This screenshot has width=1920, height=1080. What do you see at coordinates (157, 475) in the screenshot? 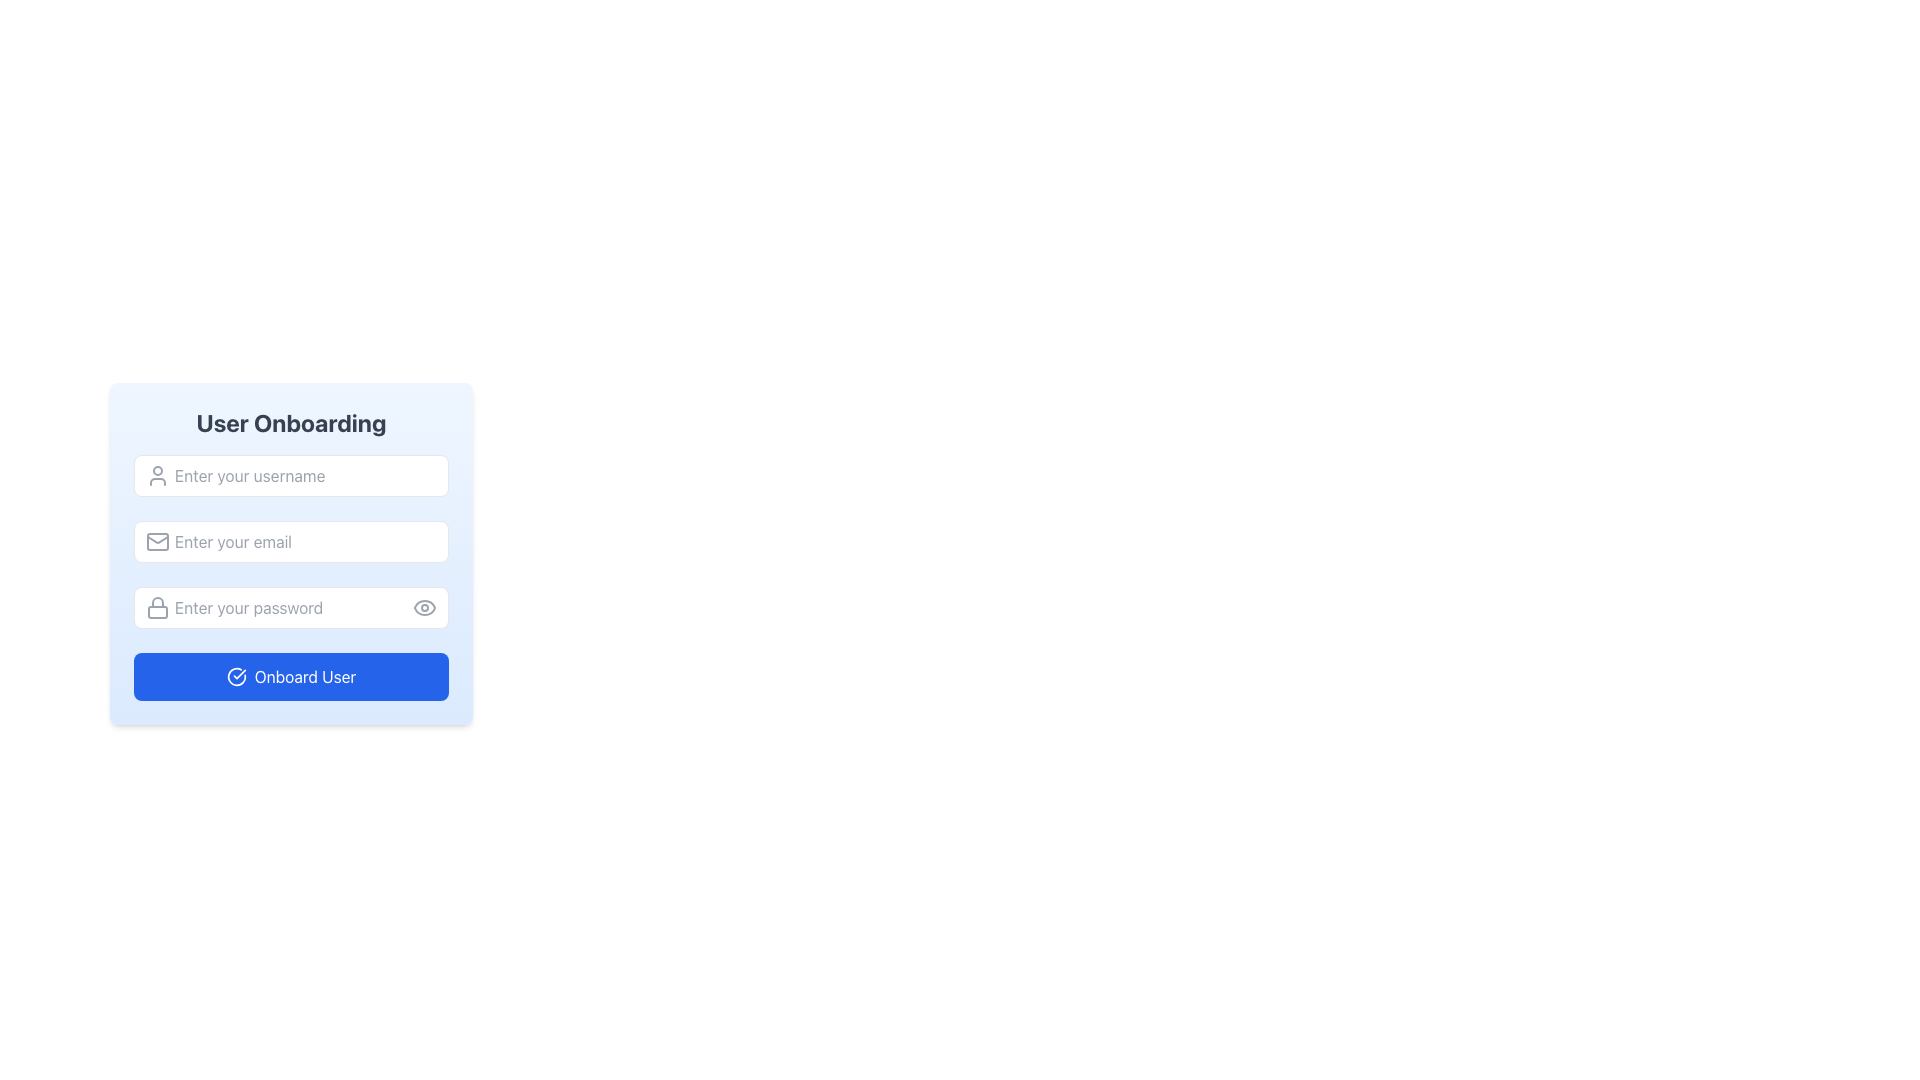
I see `the user icon inside the username input field in the 'User Onboarding' section, which serves as a visual hint for the field's purpose` at bounding box center [157, 475].